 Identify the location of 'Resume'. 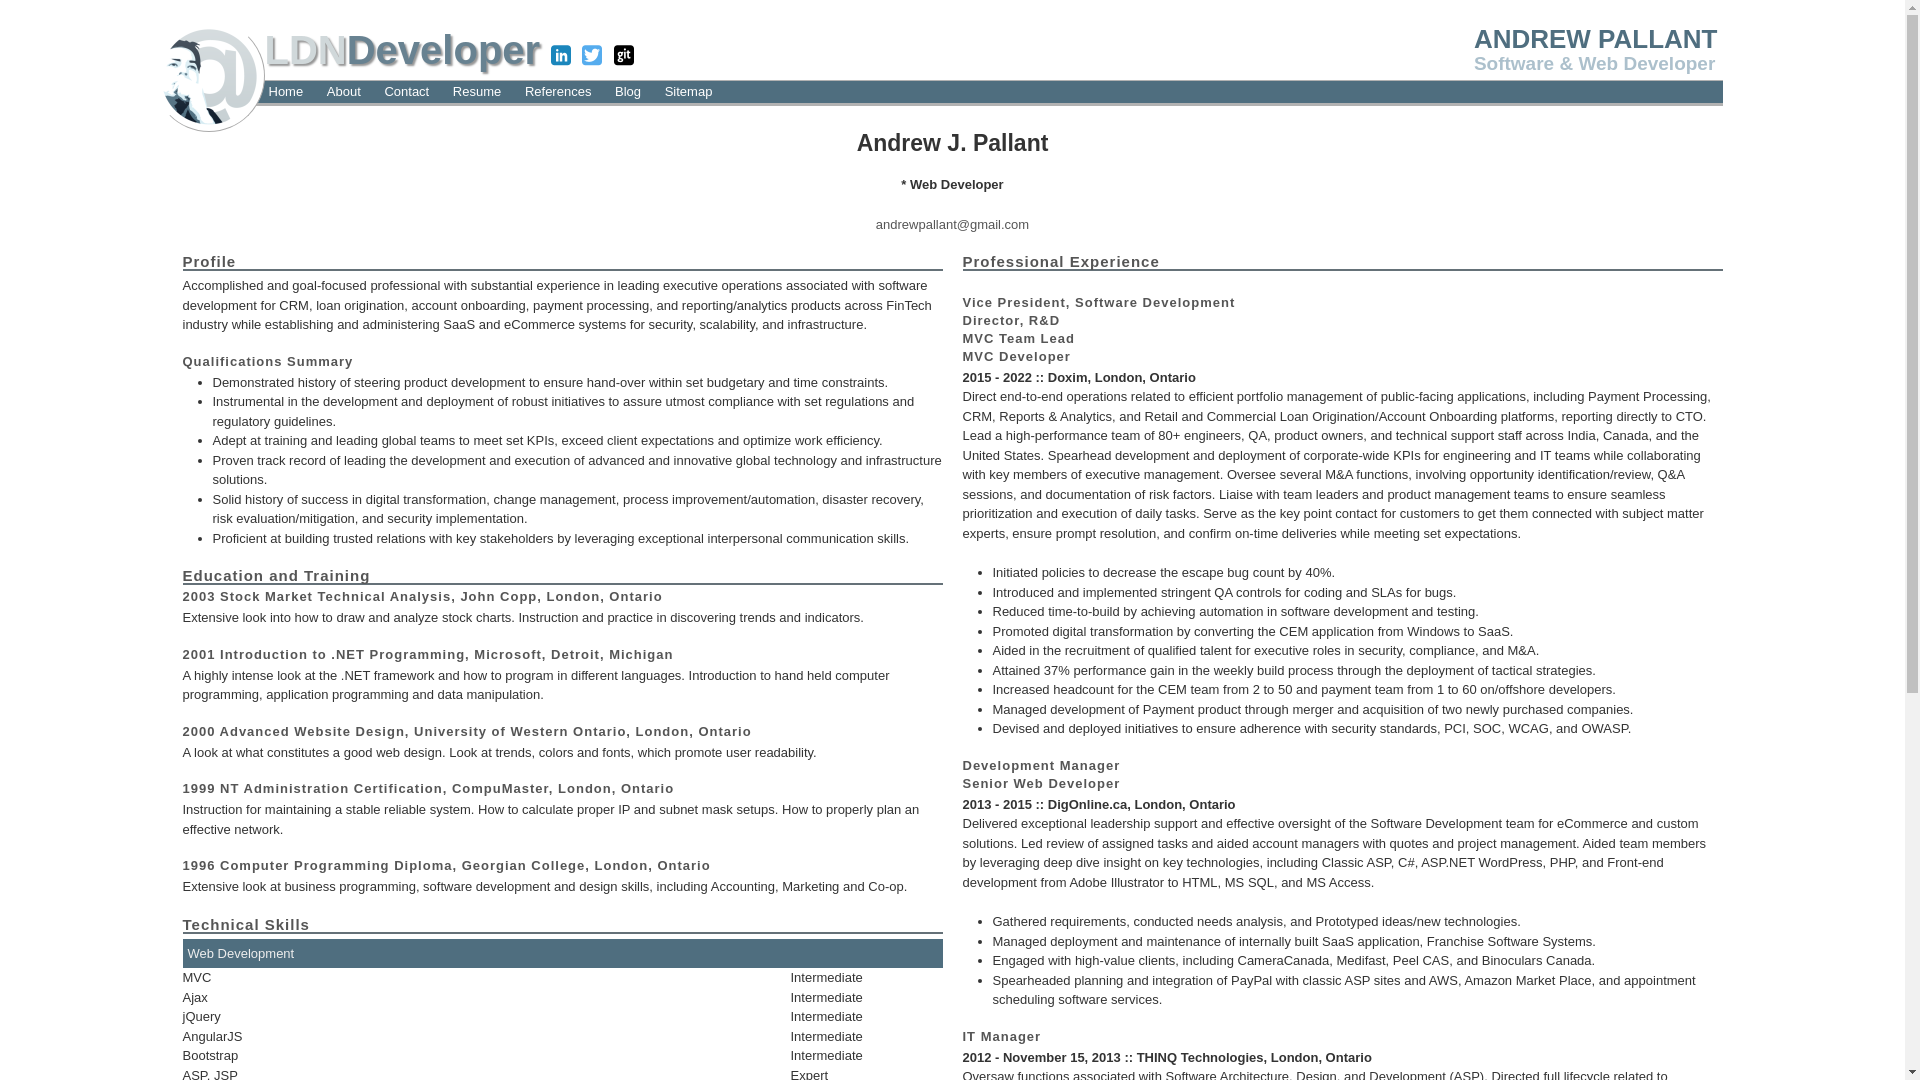
(475, 91).